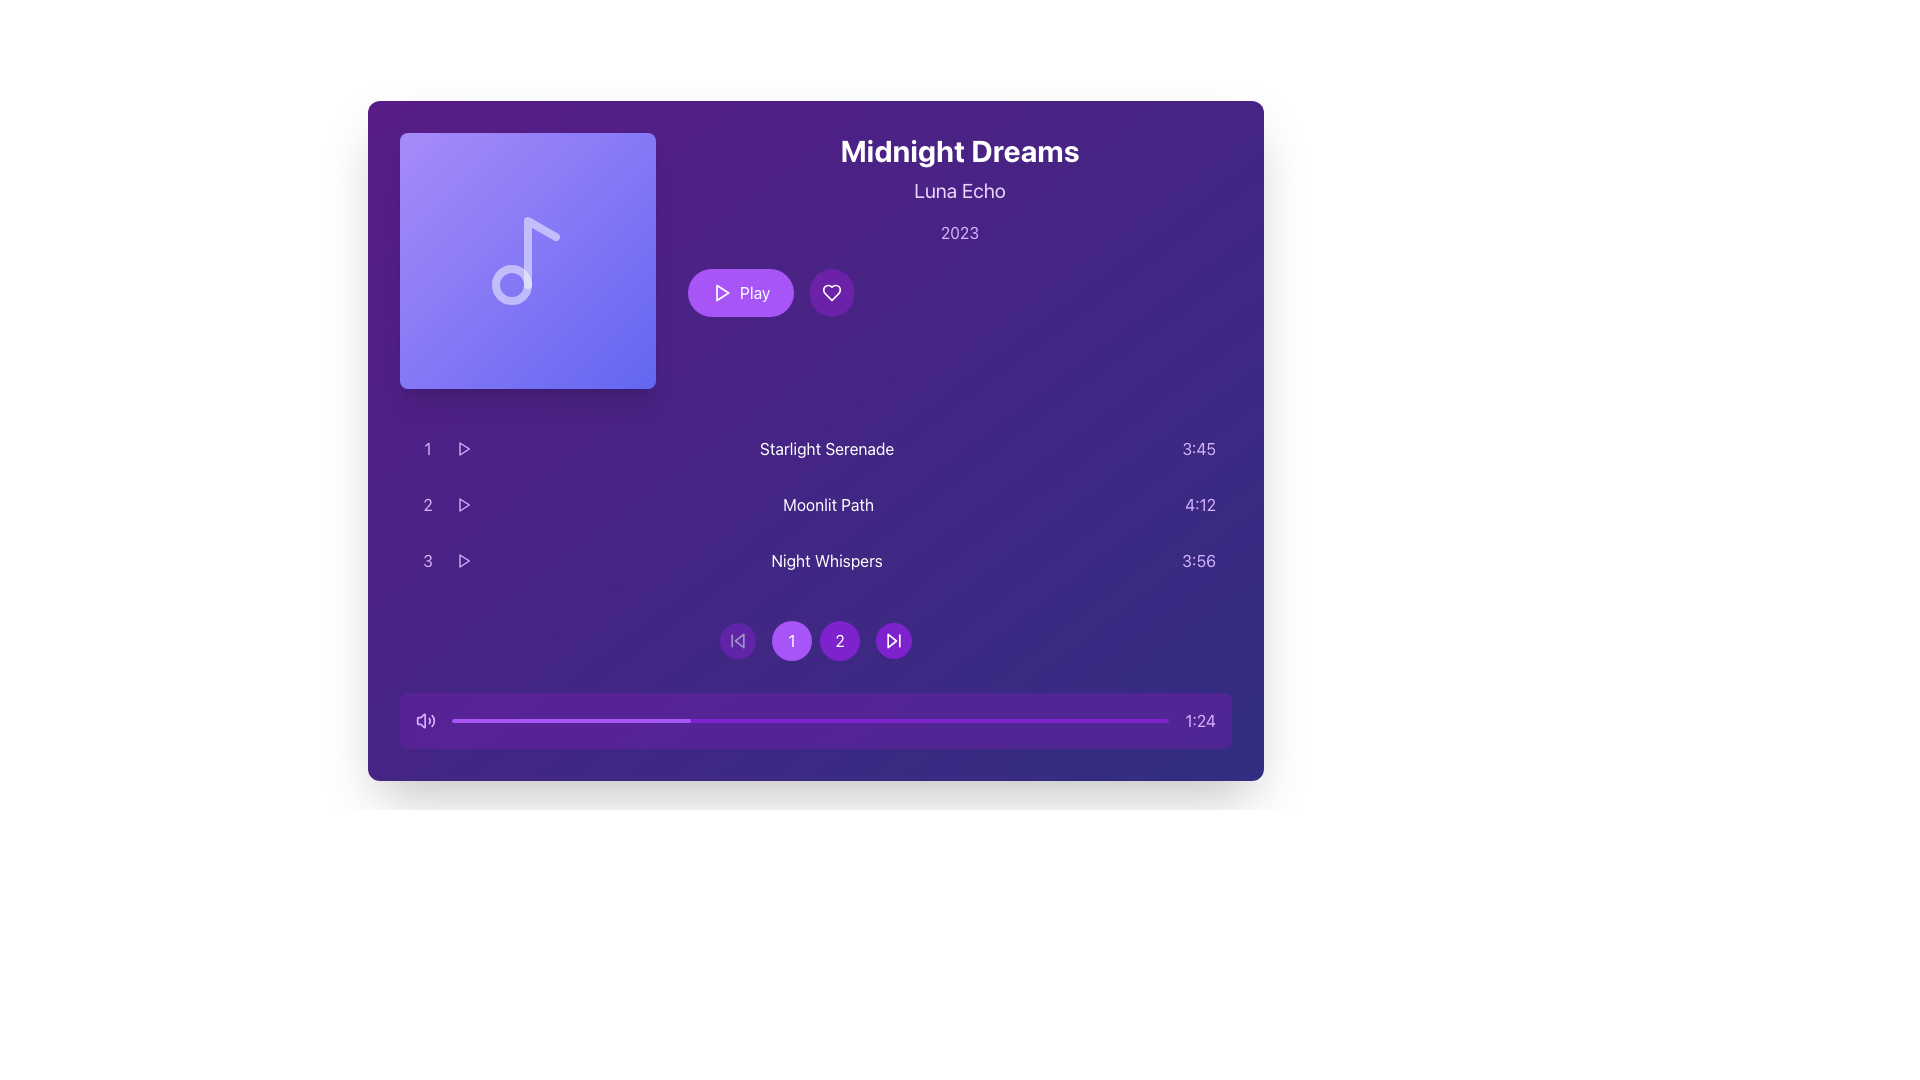 This screenshot has height=1080, width=1920. I want to click on the first row item in the playlist to change its appearance, so click(816, 447).